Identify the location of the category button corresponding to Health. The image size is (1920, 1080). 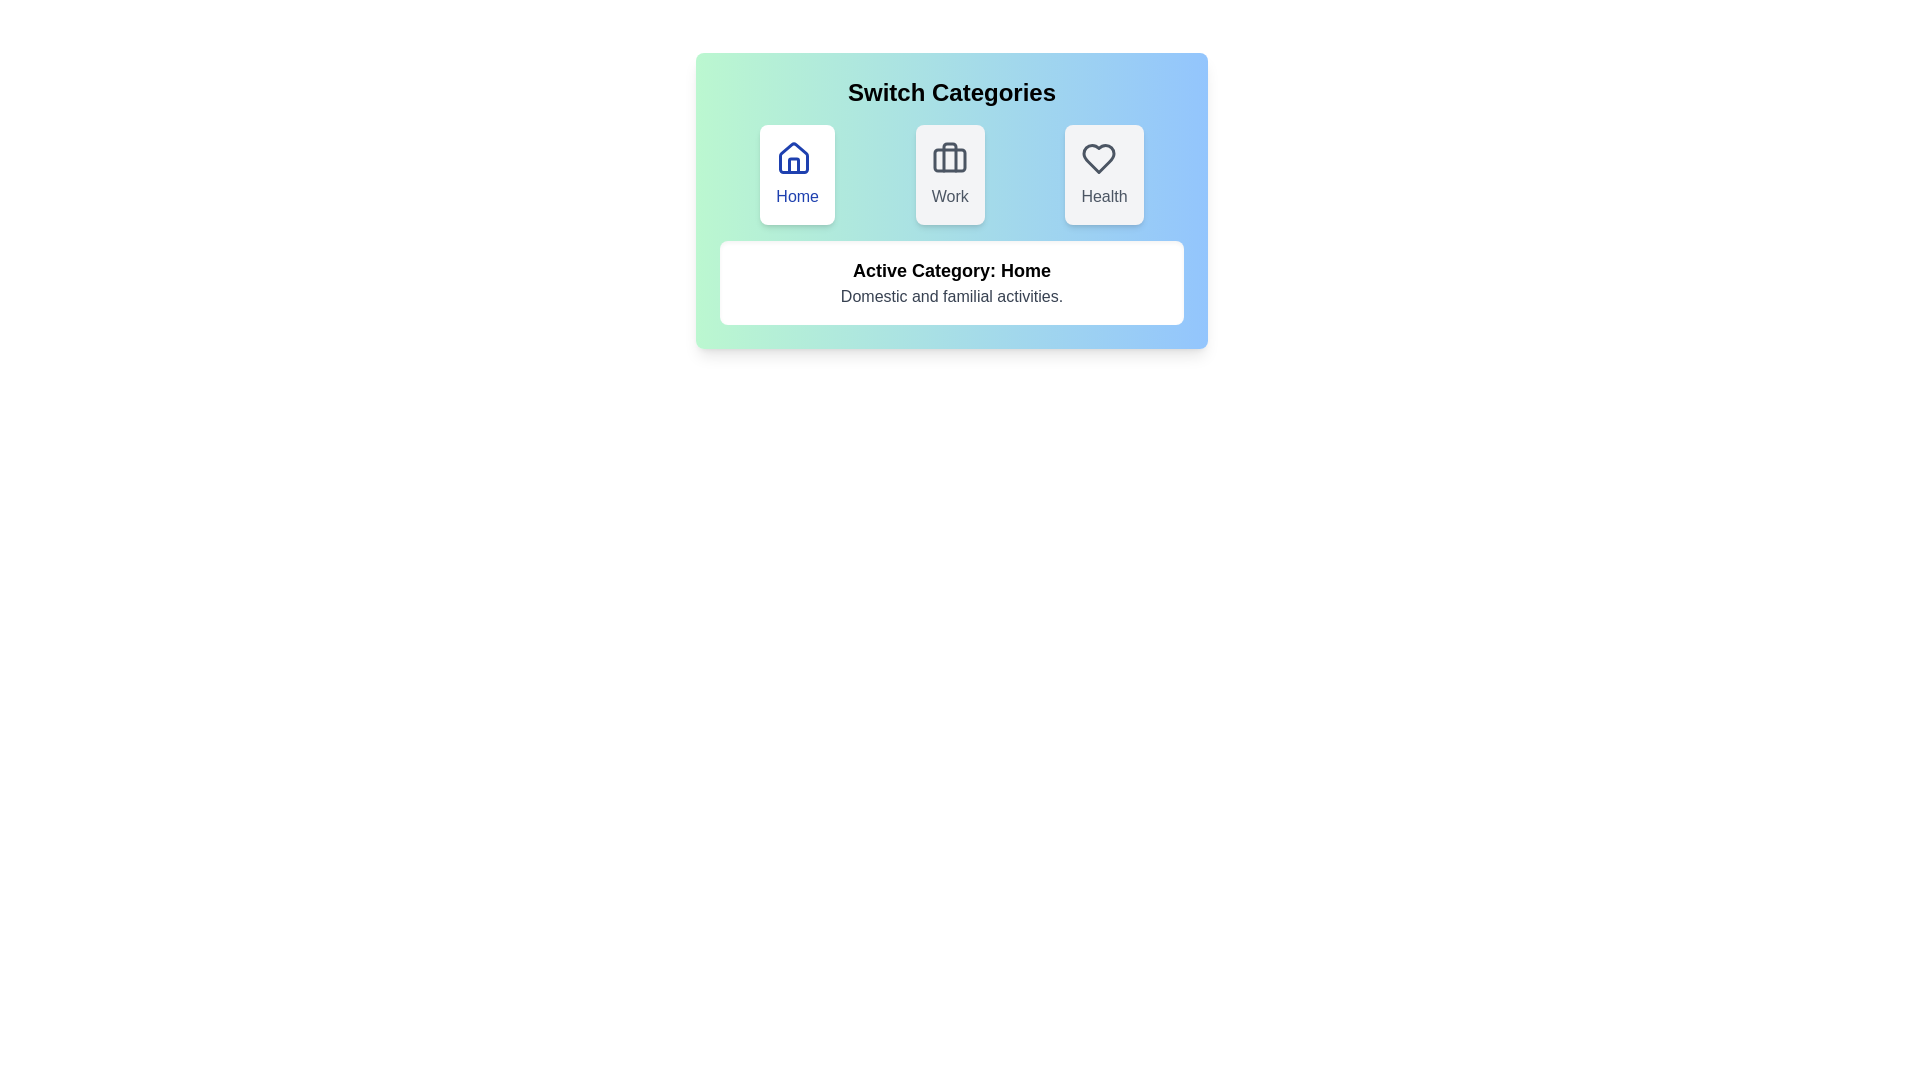
(1103, 173).